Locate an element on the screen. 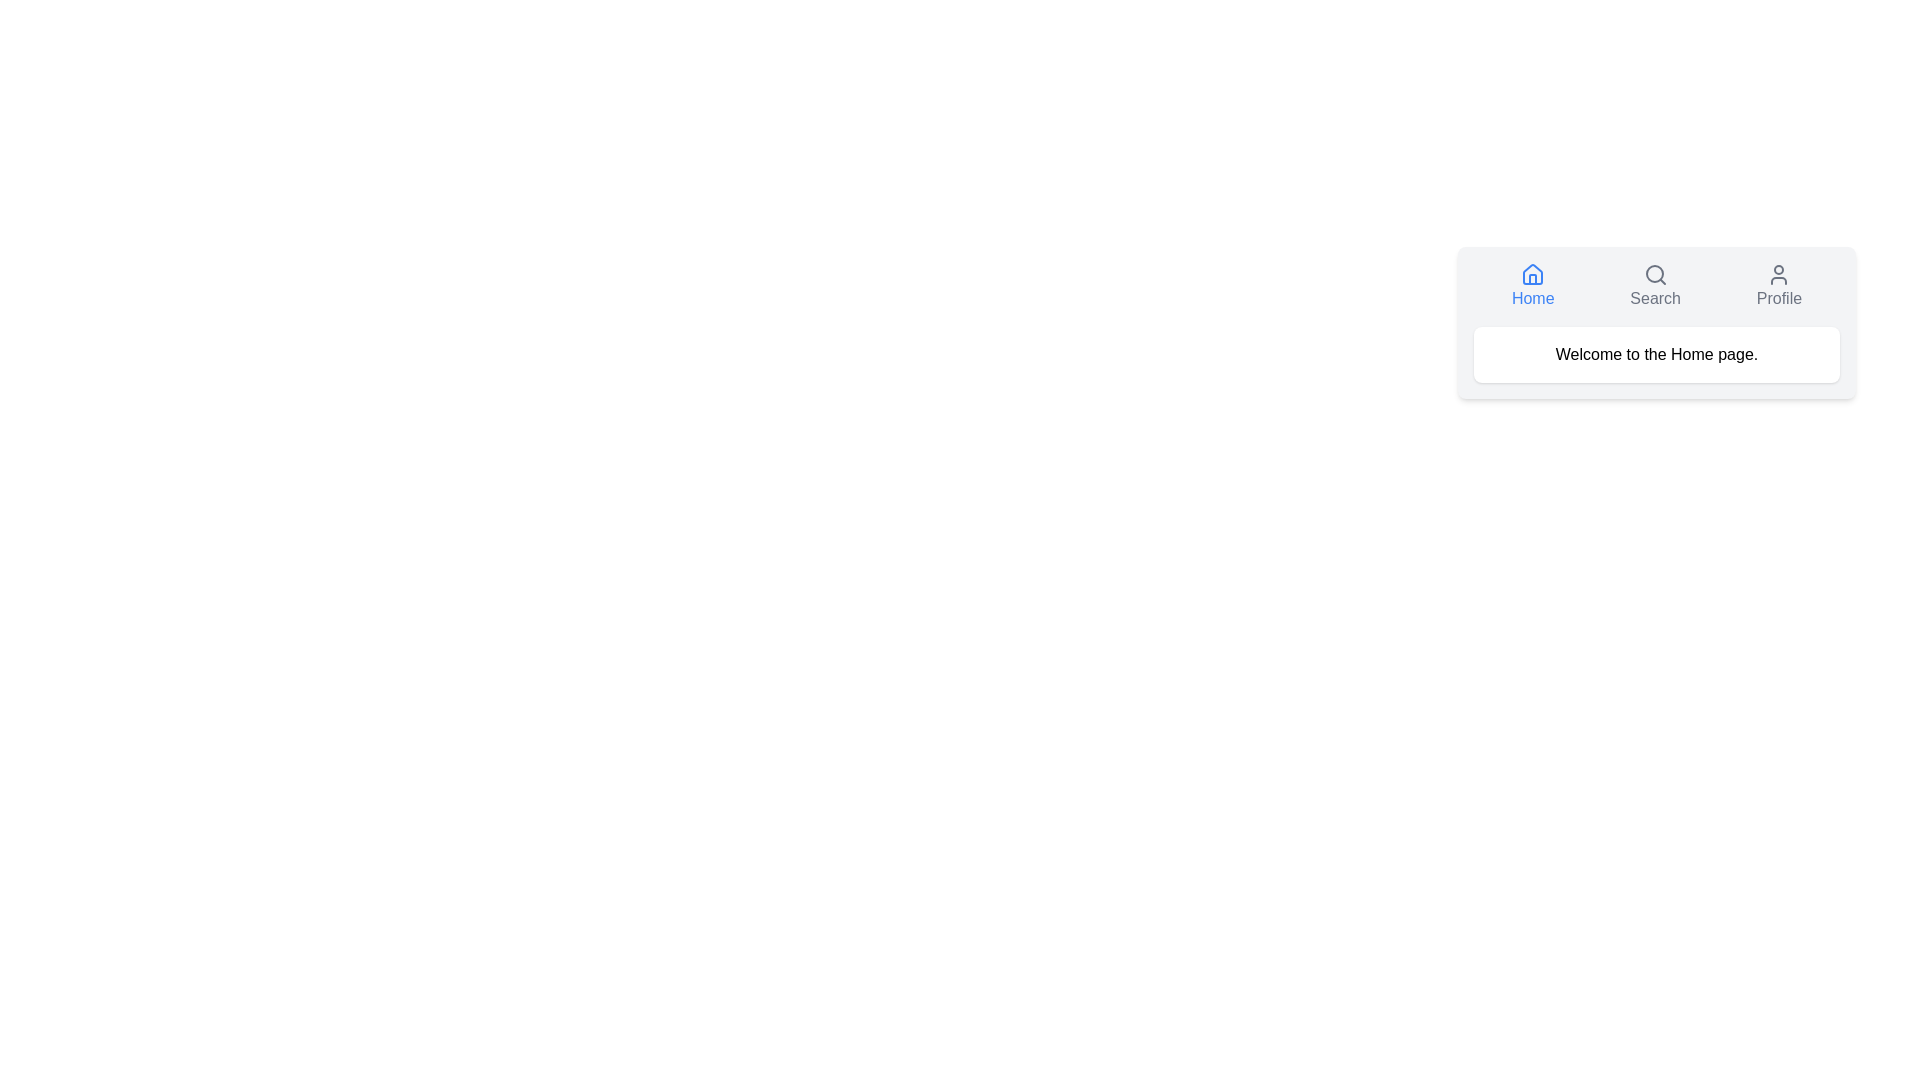 This screenshot has width=1920, height=1080. the 'Search' icon with label is located at coordinates (1655, 286).